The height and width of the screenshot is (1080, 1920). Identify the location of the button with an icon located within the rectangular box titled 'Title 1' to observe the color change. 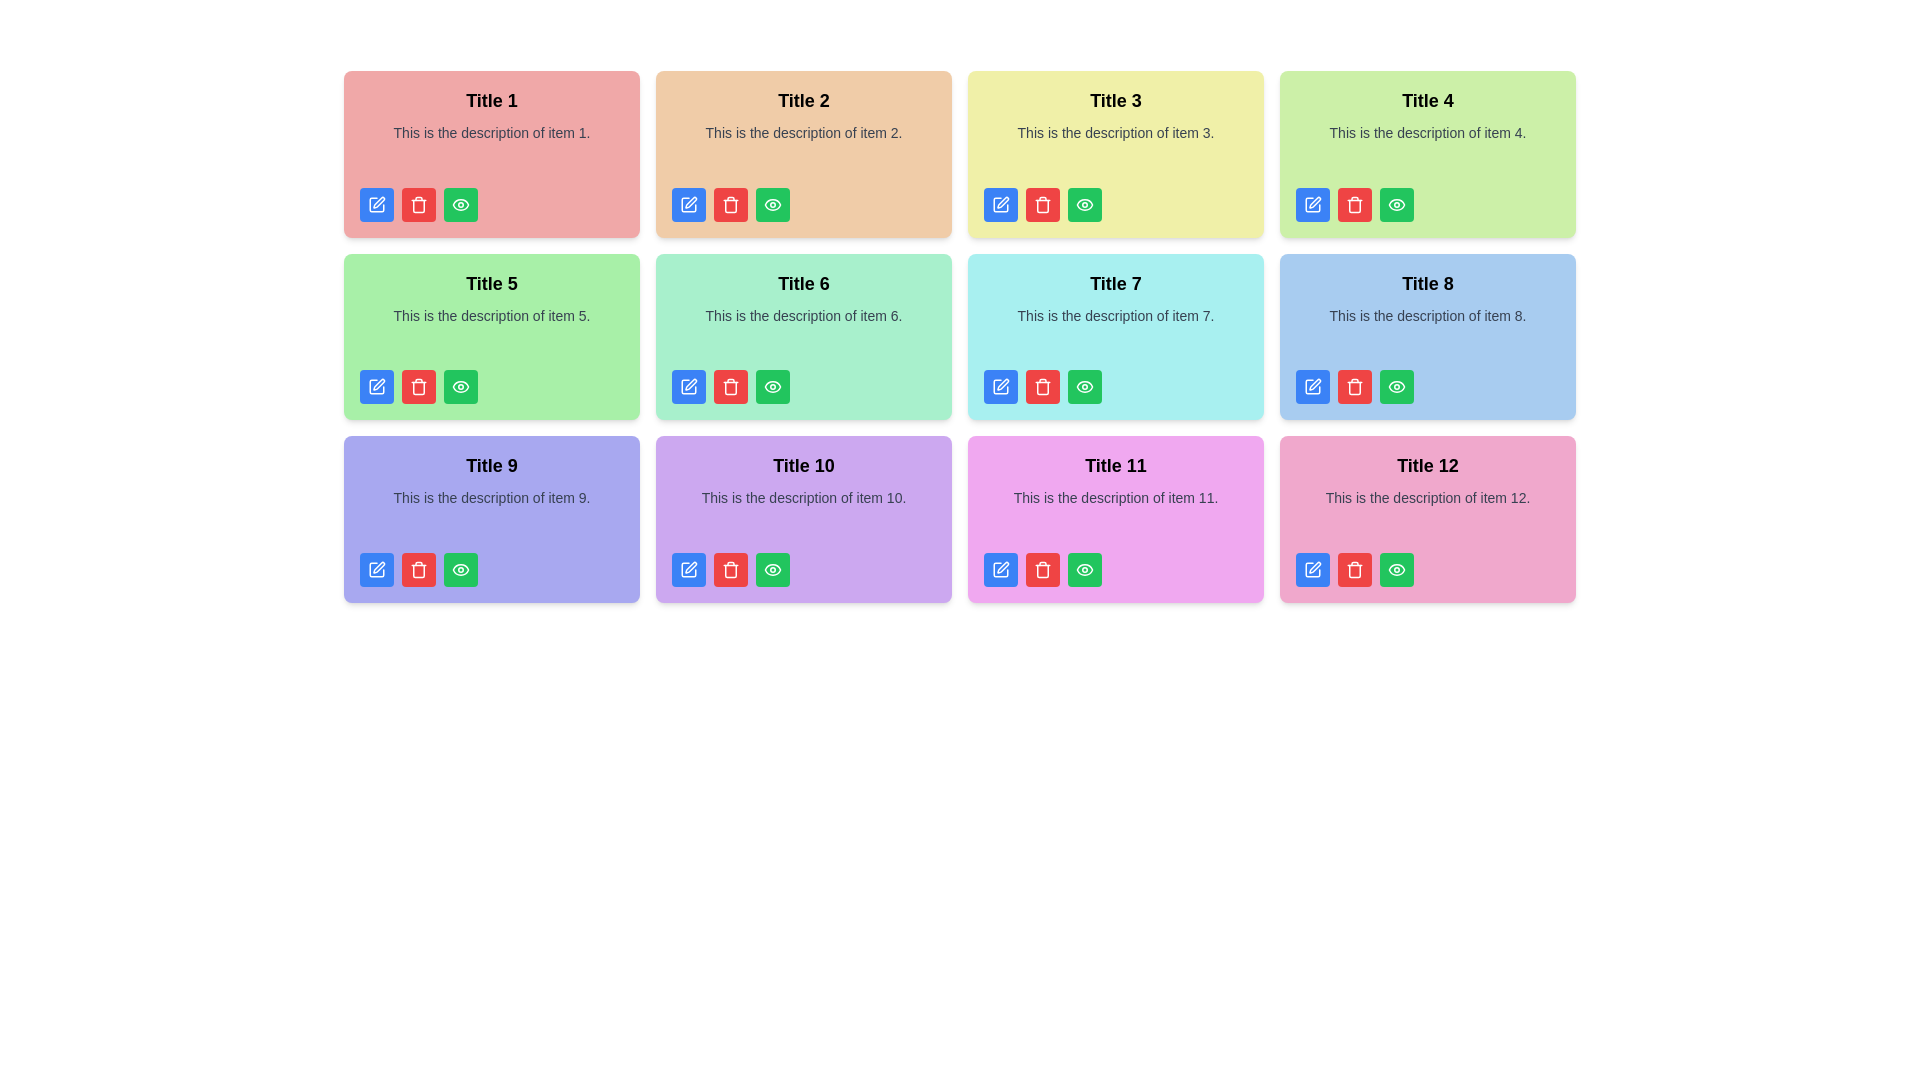
(459, 204).